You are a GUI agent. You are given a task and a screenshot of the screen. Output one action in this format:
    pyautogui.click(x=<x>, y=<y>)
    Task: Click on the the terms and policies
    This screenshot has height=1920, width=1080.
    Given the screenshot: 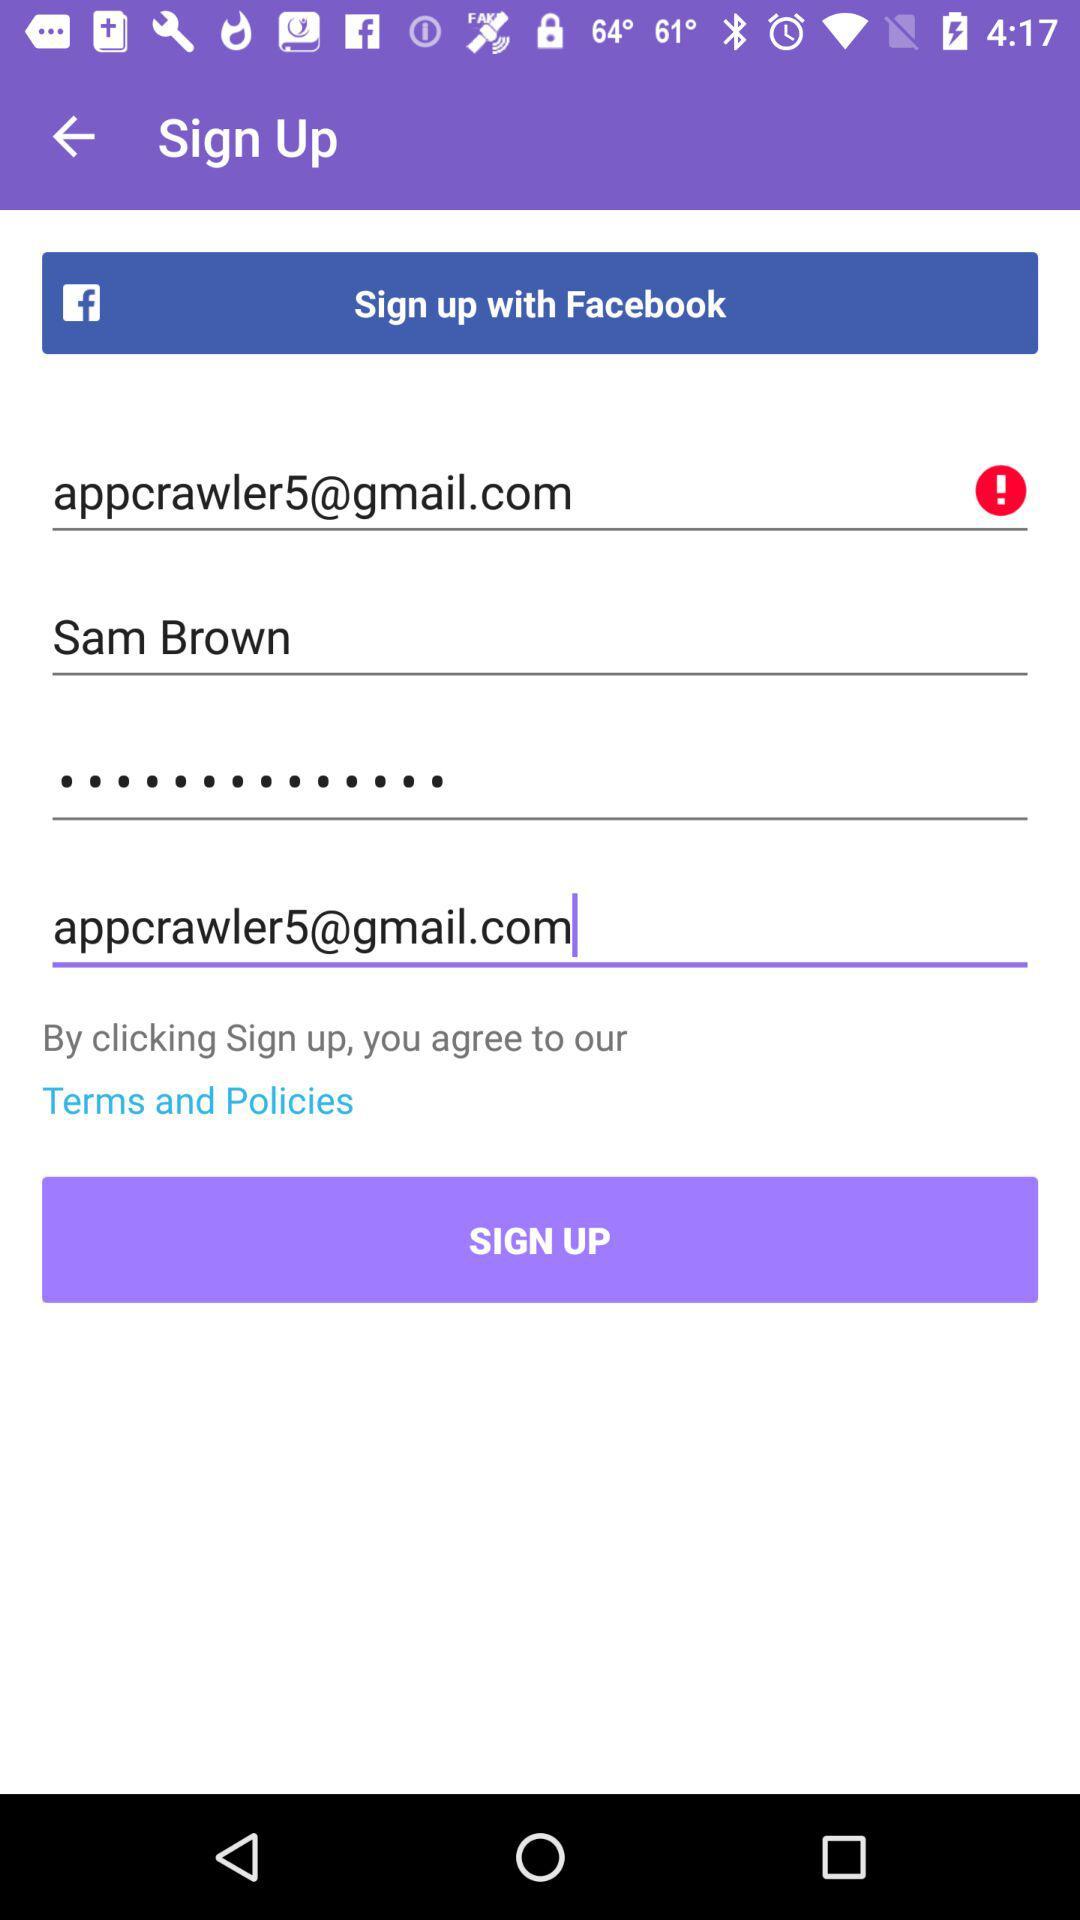 What is the action you would take?
    pyautogui.click(x=197, y=1098)
    